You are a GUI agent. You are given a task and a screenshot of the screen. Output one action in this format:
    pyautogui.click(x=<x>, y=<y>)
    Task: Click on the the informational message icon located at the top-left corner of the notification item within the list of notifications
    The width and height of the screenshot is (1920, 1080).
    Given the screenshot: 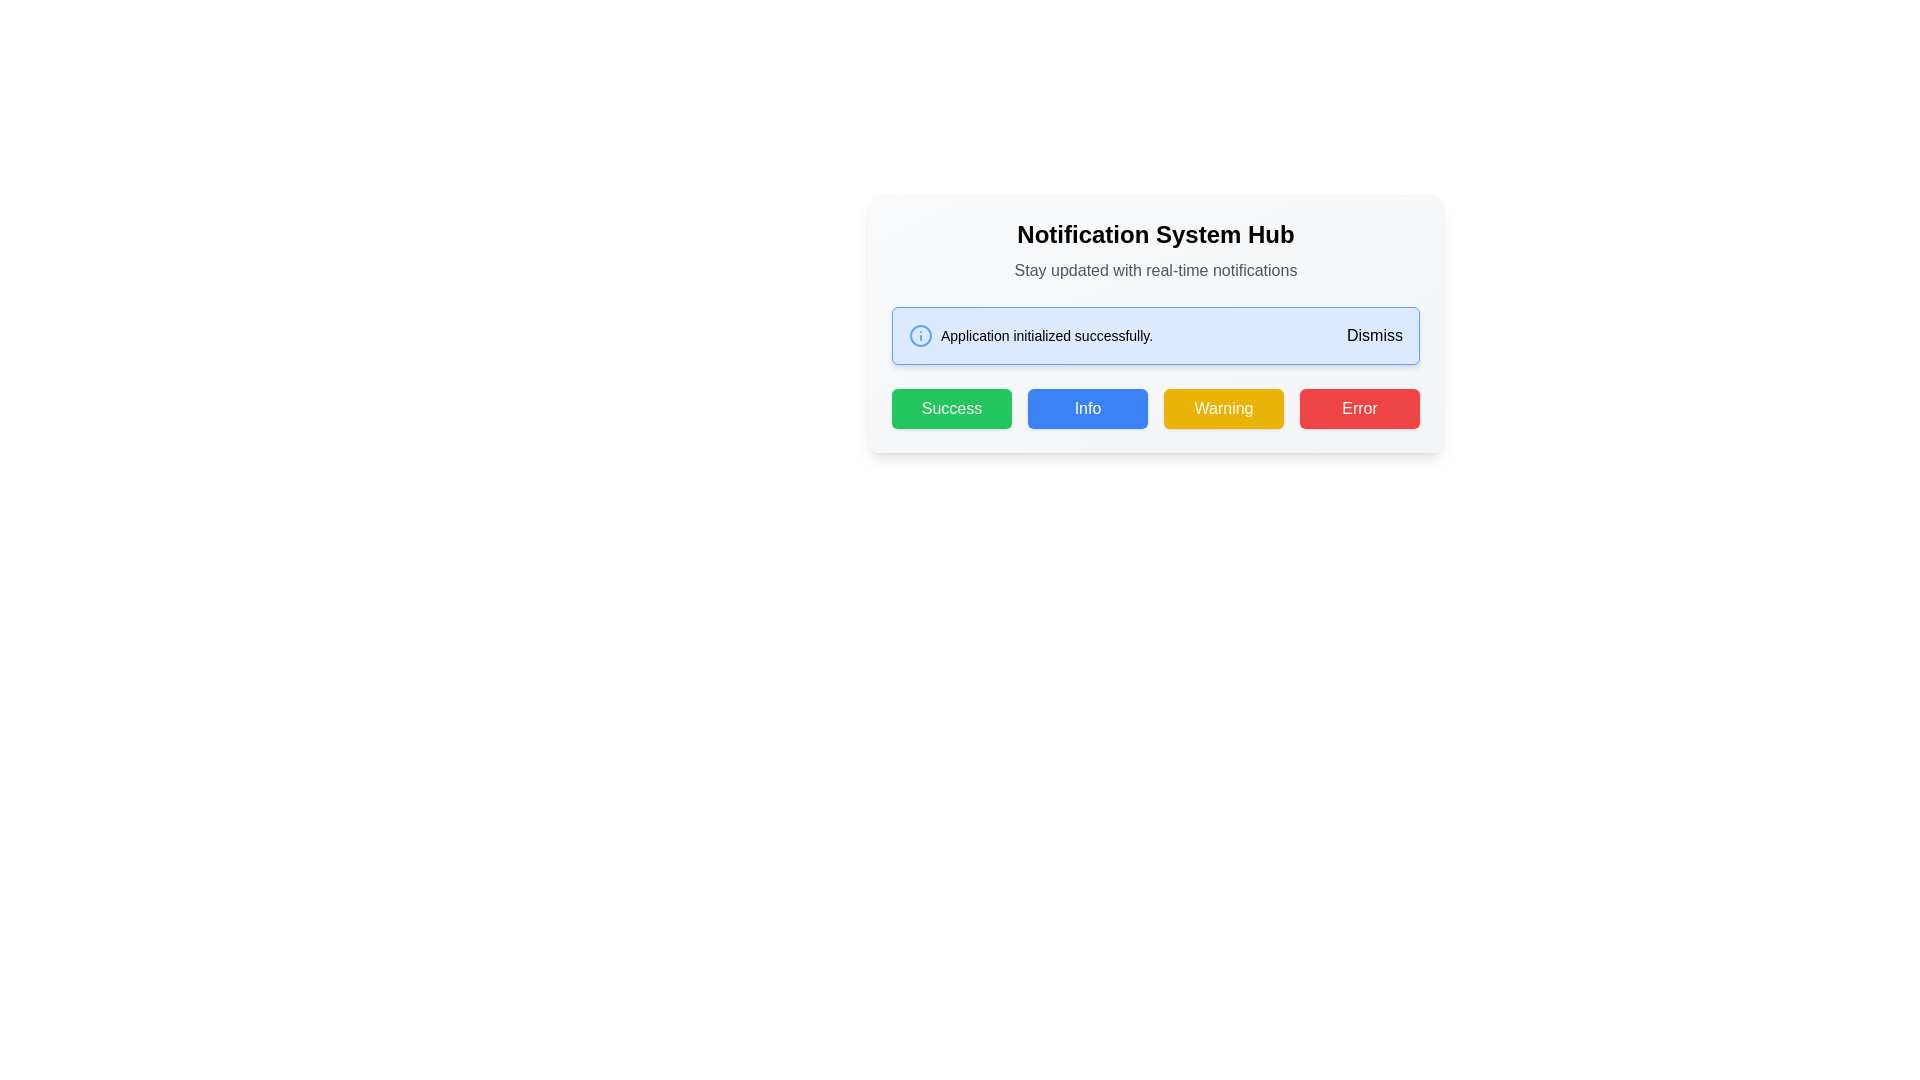 What is the action you would take?
    pyautogui.click(x=920, y=334)
    